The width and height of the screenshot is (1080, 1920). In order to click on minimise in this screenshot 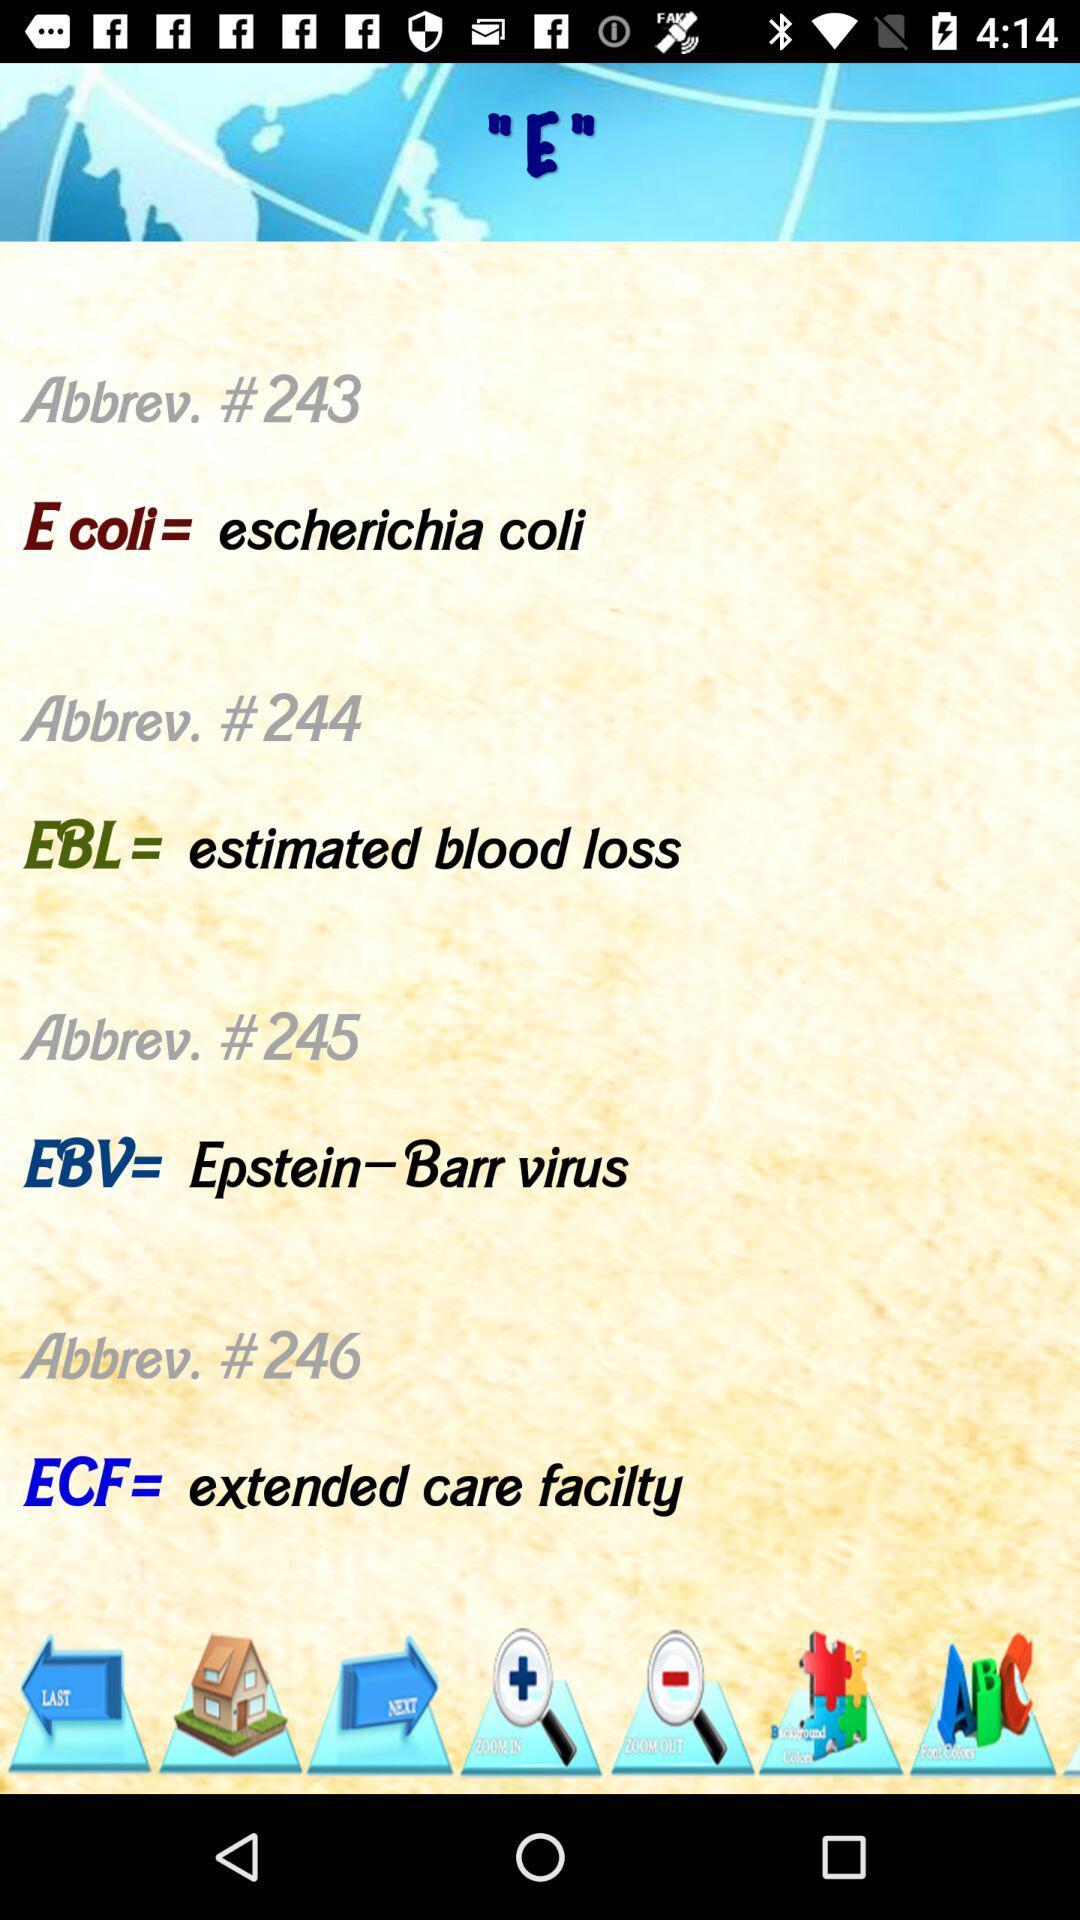, I will do `click(680, 1702)`.